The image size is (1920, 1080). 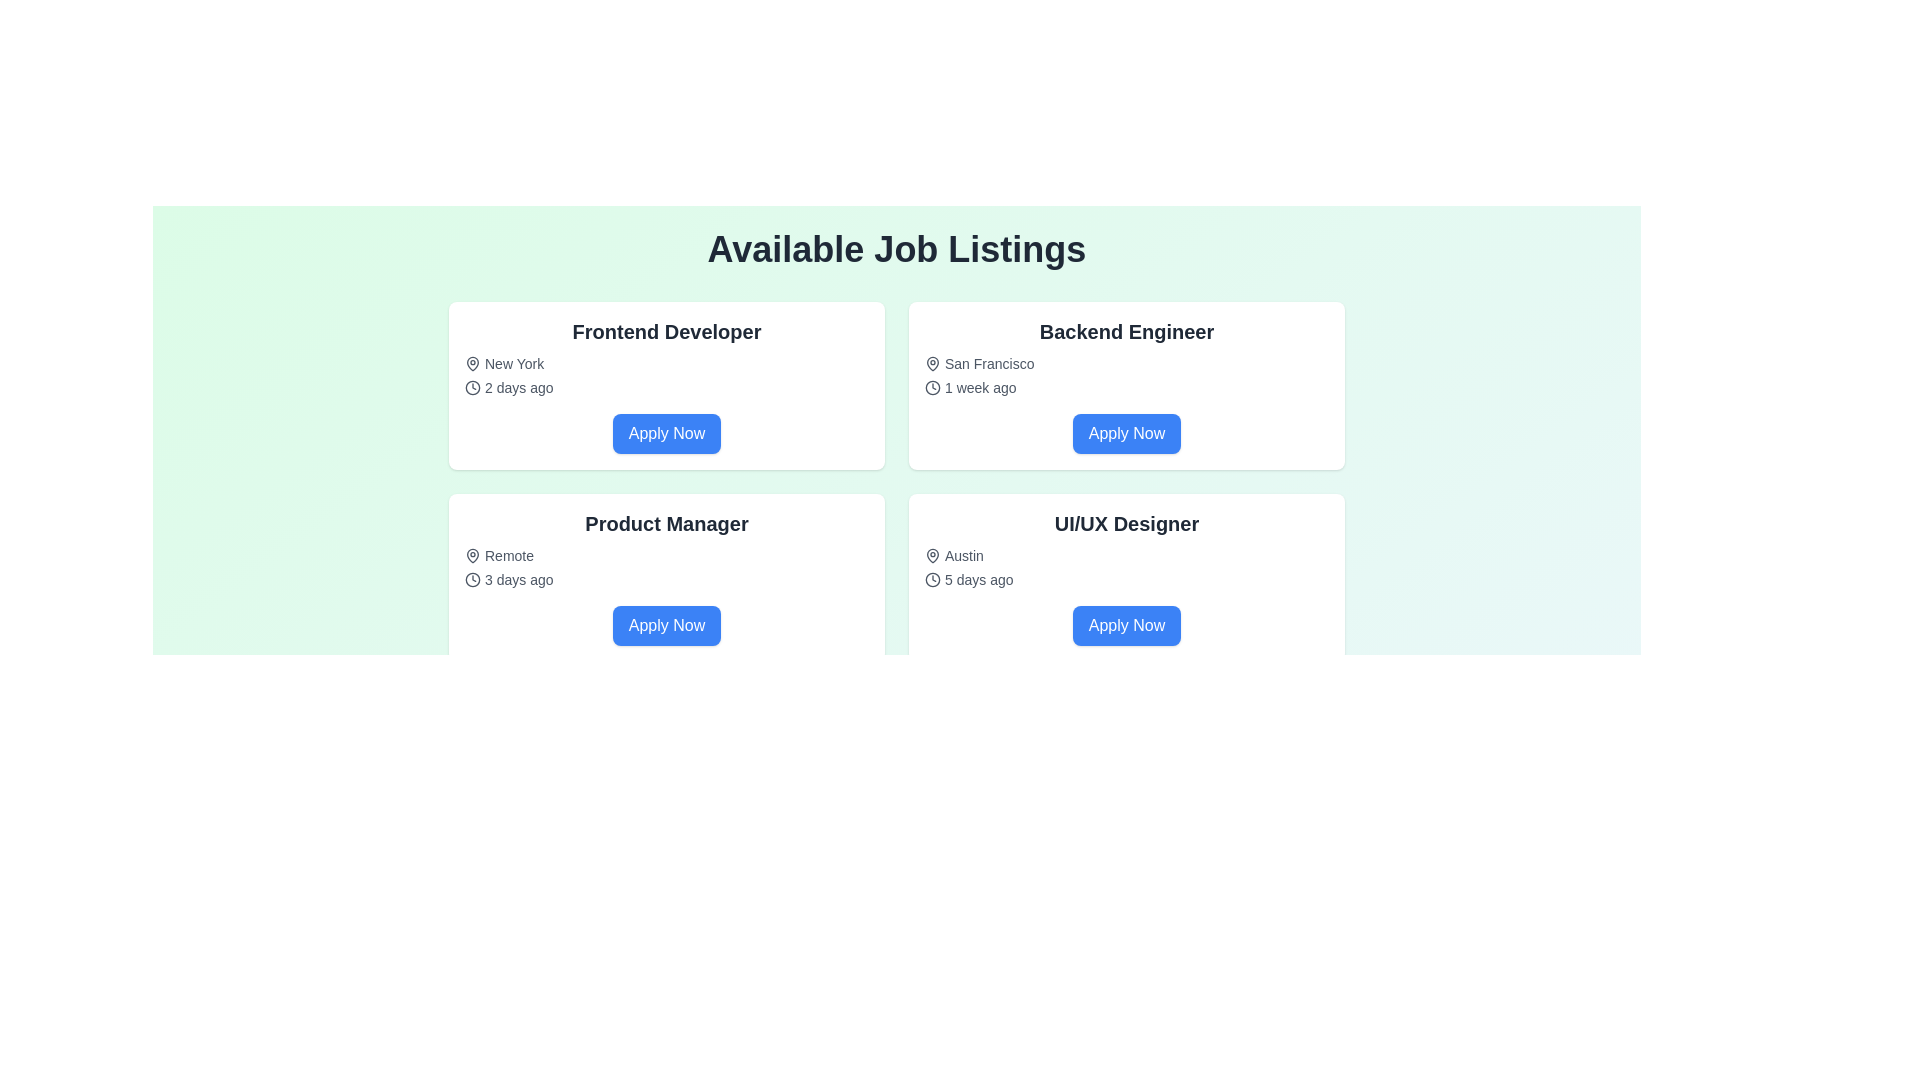 I want to click on the time icon located to the left of the text '2 days ago' under the 'Frontend Developer' section in the job card, so click(x=472, y=388).